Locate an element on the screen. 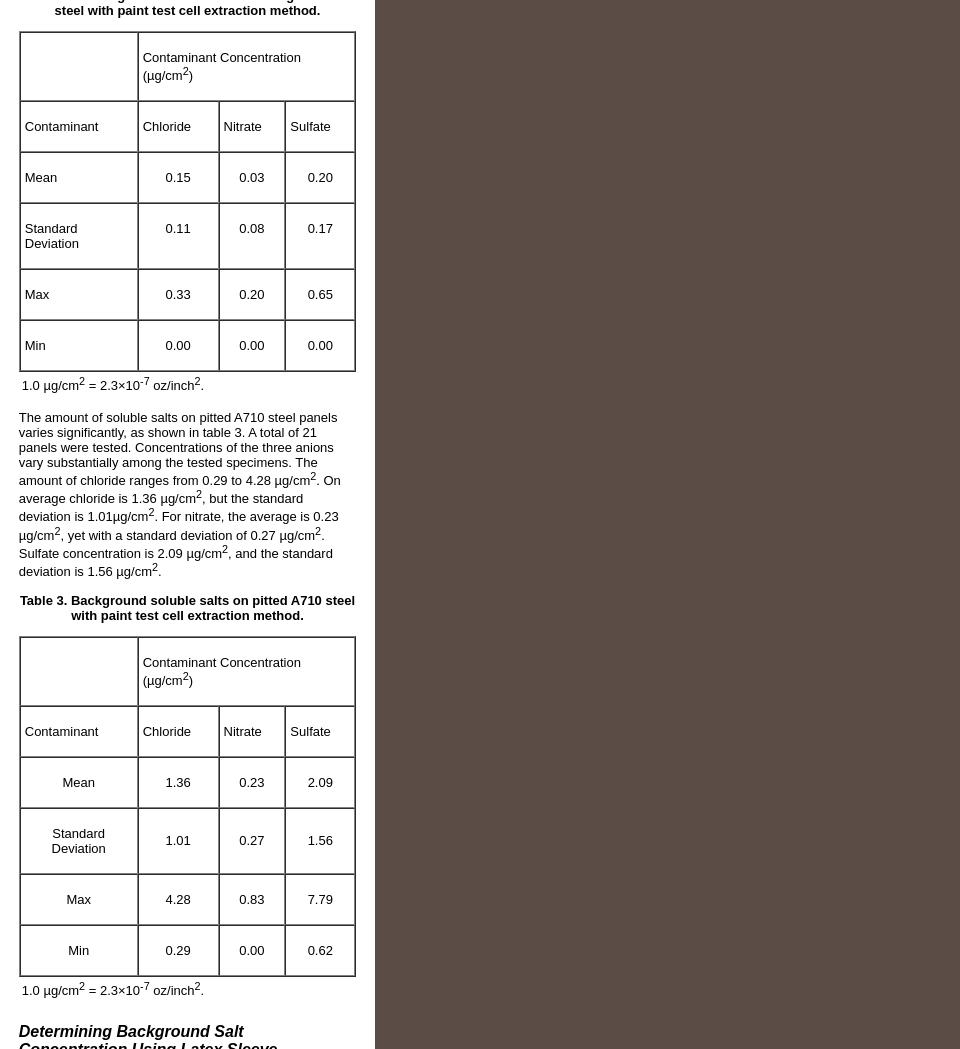  '. On average chloride is 1.36 µg/cm' is located at coordinates (178, 488).